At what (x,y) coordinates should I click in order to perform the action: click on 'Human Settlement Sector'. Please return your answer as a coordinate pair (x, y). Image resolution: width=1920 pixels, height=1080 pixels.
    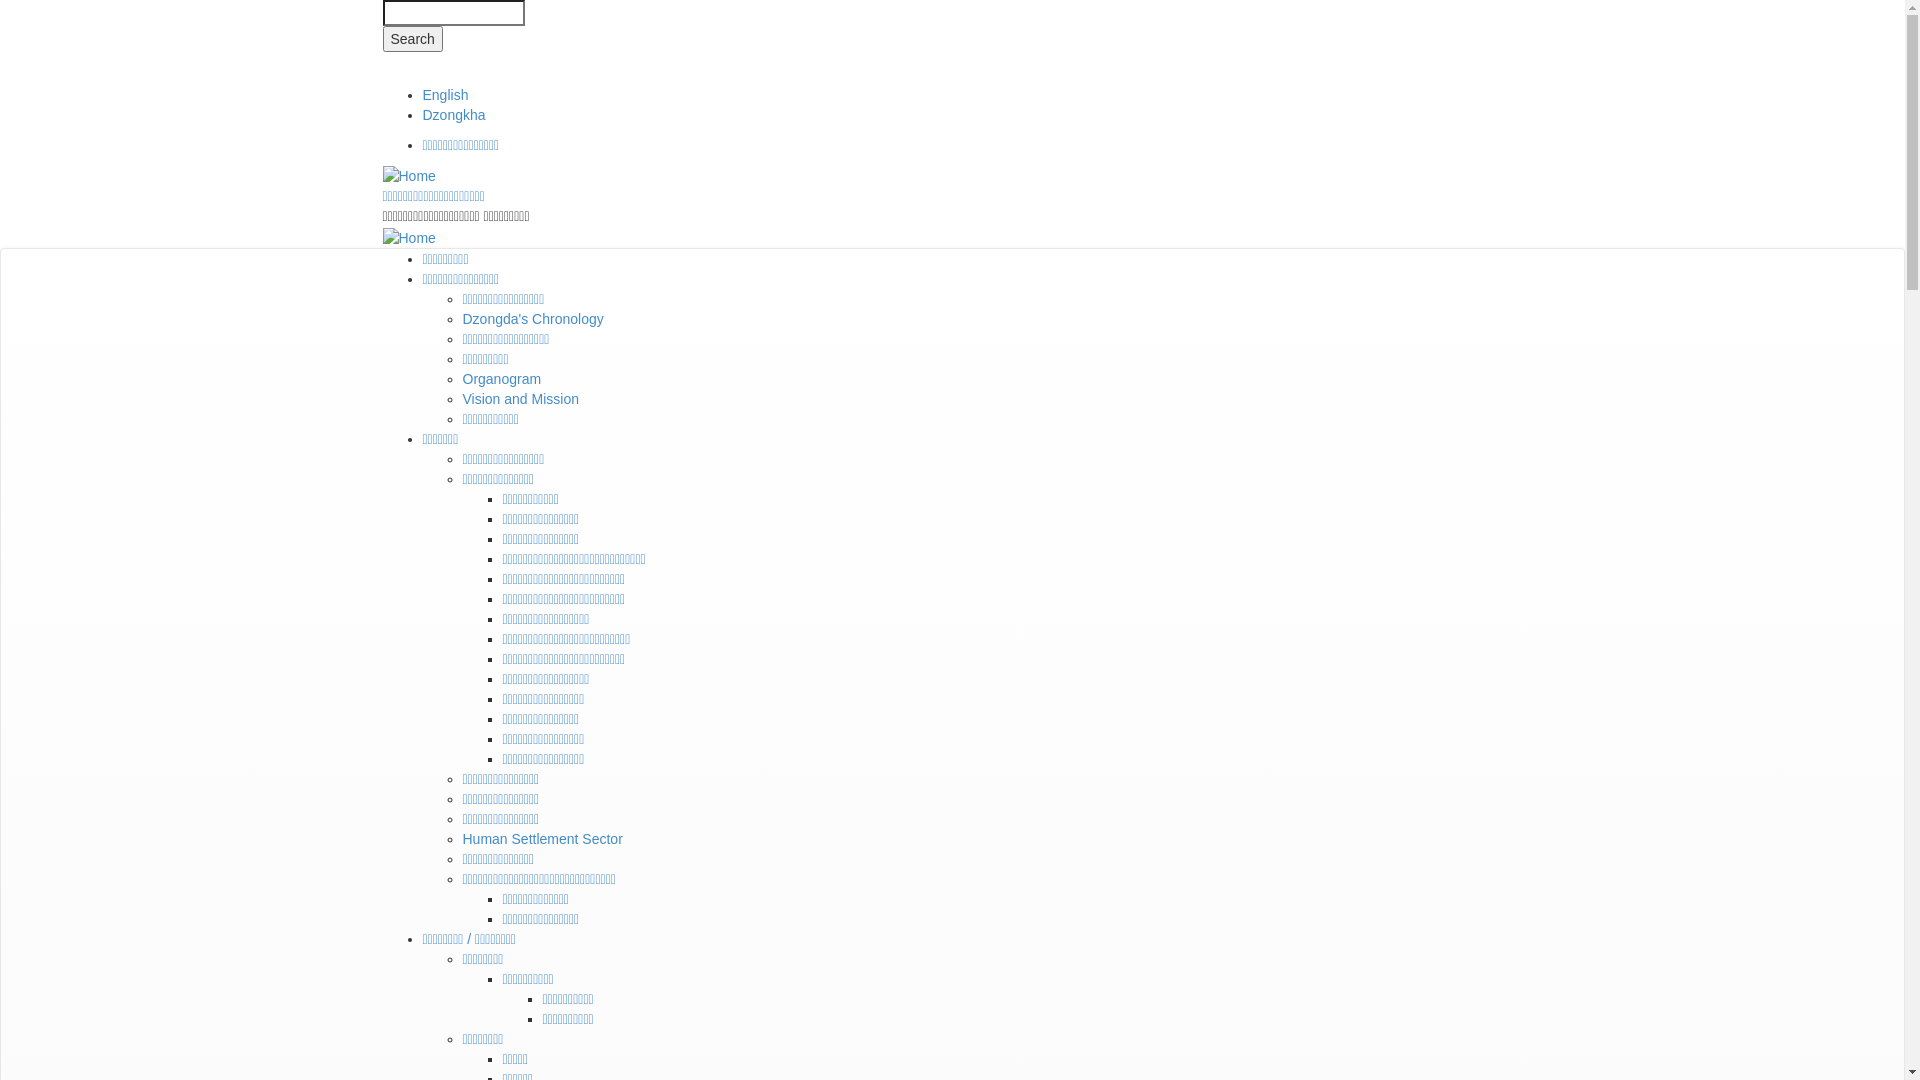
    Looking at the image, I should click on (542, 839).